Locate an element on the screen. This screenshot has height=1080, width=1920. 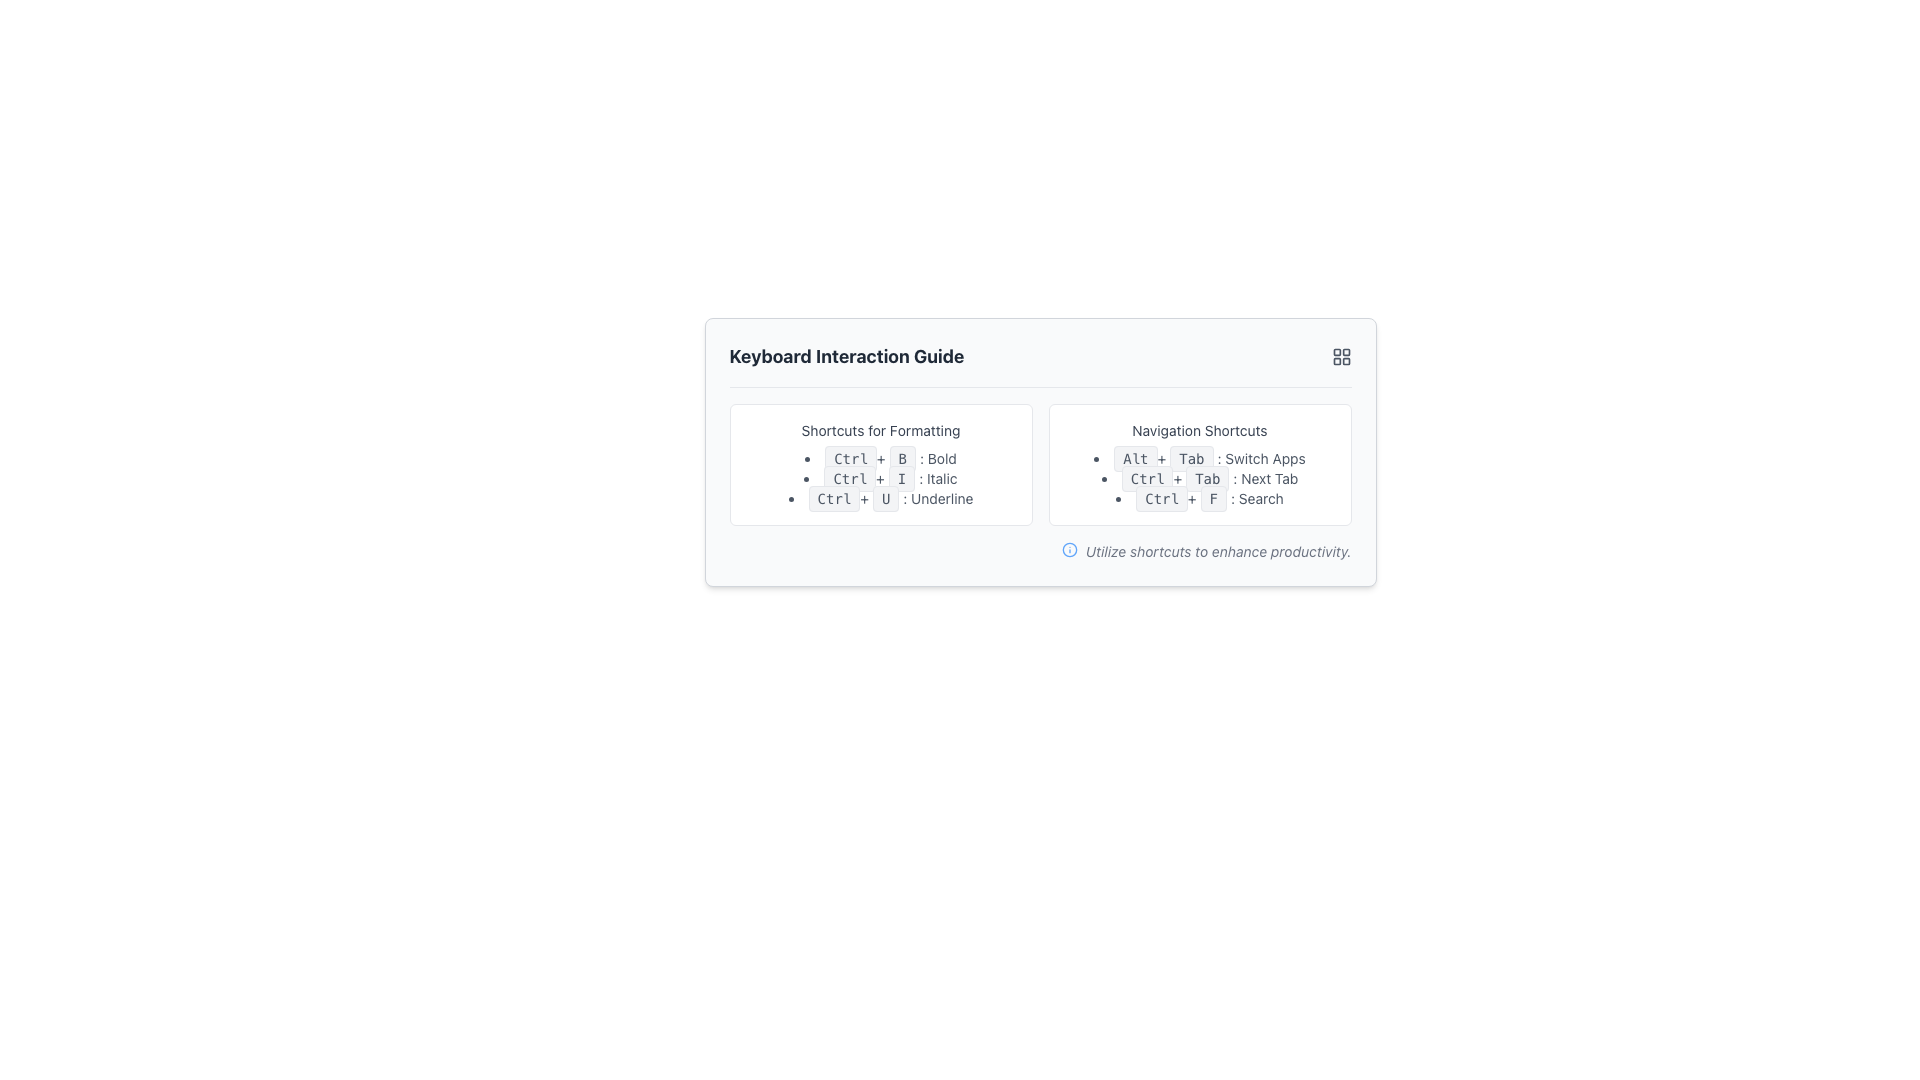
informational label that indicates the keyboard shortcut ('Ctrl+B') for applying bold formatting, located as the first item in the bulleted list under the 'Shortcuts for Formatting' column is located at coordinates (880, 459).